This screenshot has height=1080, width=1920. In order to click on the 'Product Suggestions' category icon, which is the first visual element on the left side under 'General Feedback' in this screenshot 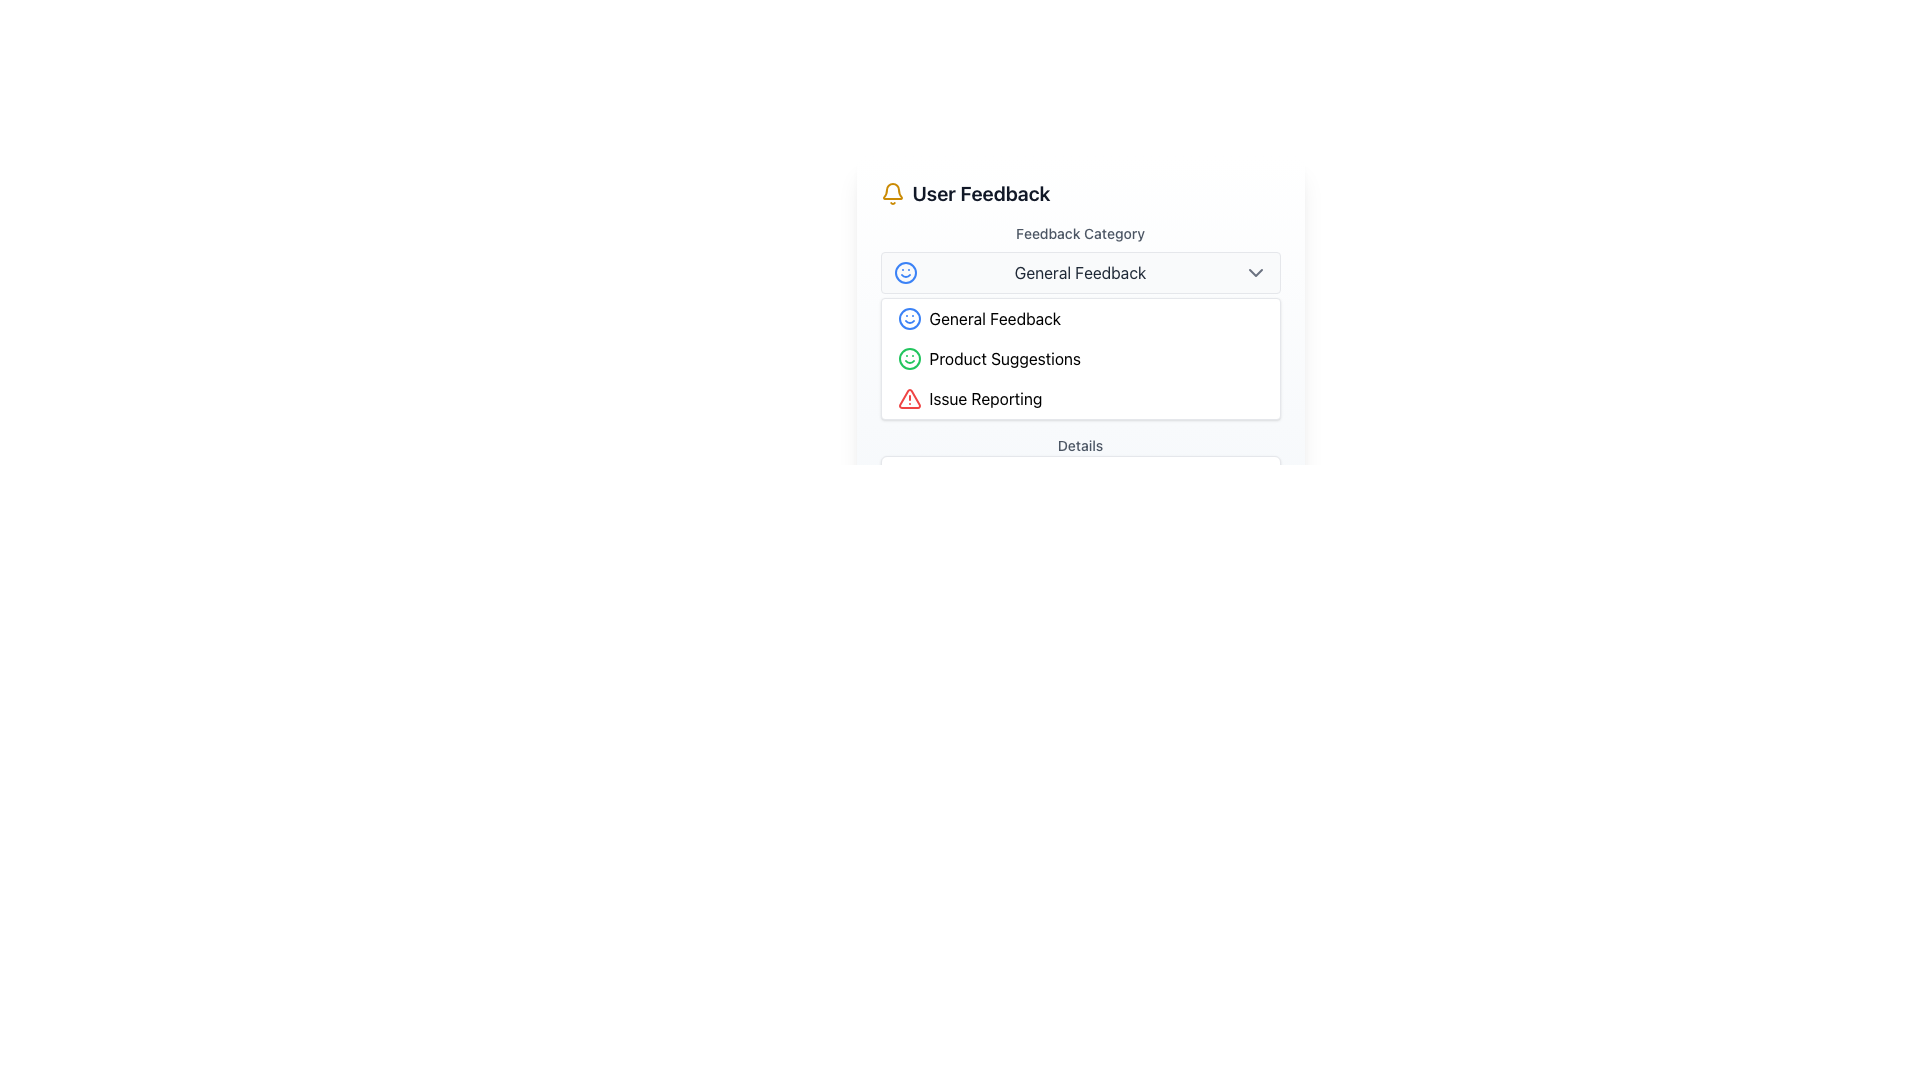, I will do `click(908, 357)`.